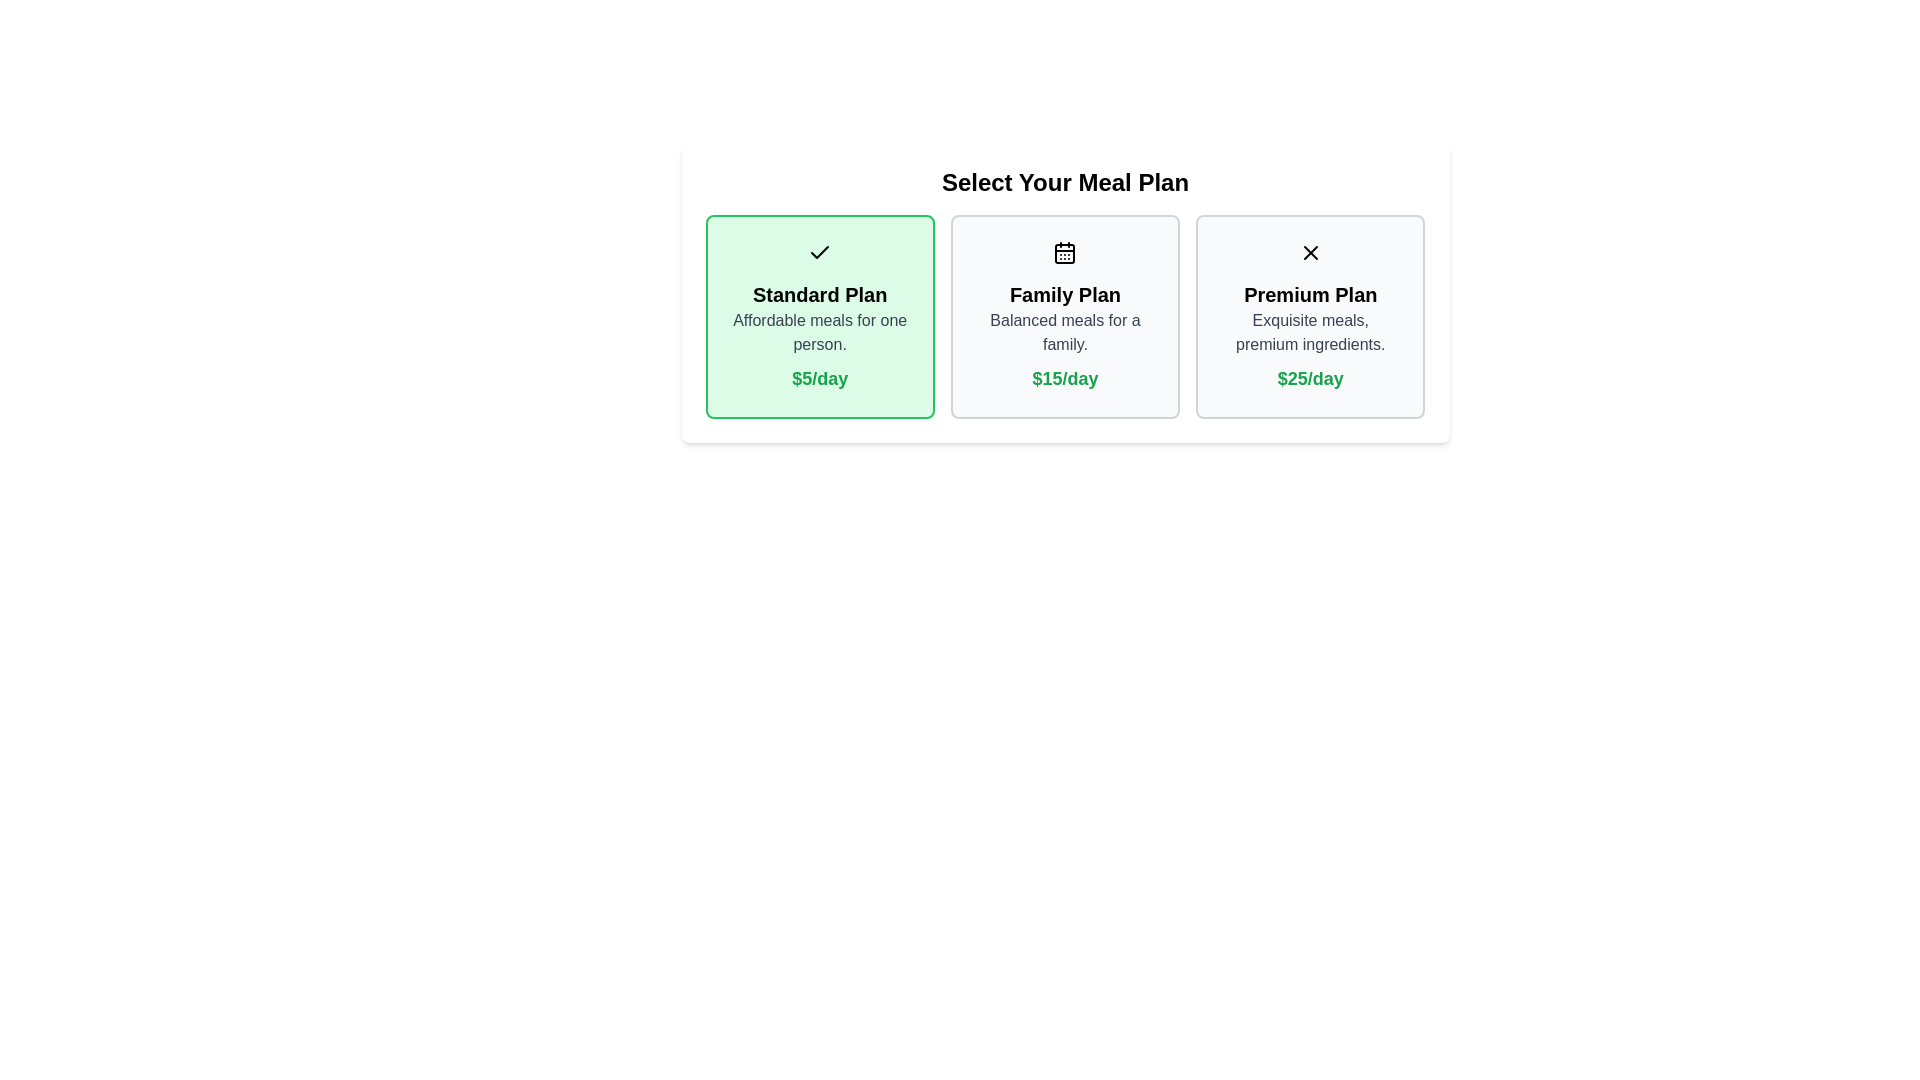 The width and height of the screenshot is (1920, 1080). Describe the element at coordinates (1064, 294) in the screenshot. I see `the 'Family Plan' title text, which is located in the second card of the meal plan options, positioned below the calendar icon and above the description 'Balanced meals for a family.' and the price '$15/day'` at that location.